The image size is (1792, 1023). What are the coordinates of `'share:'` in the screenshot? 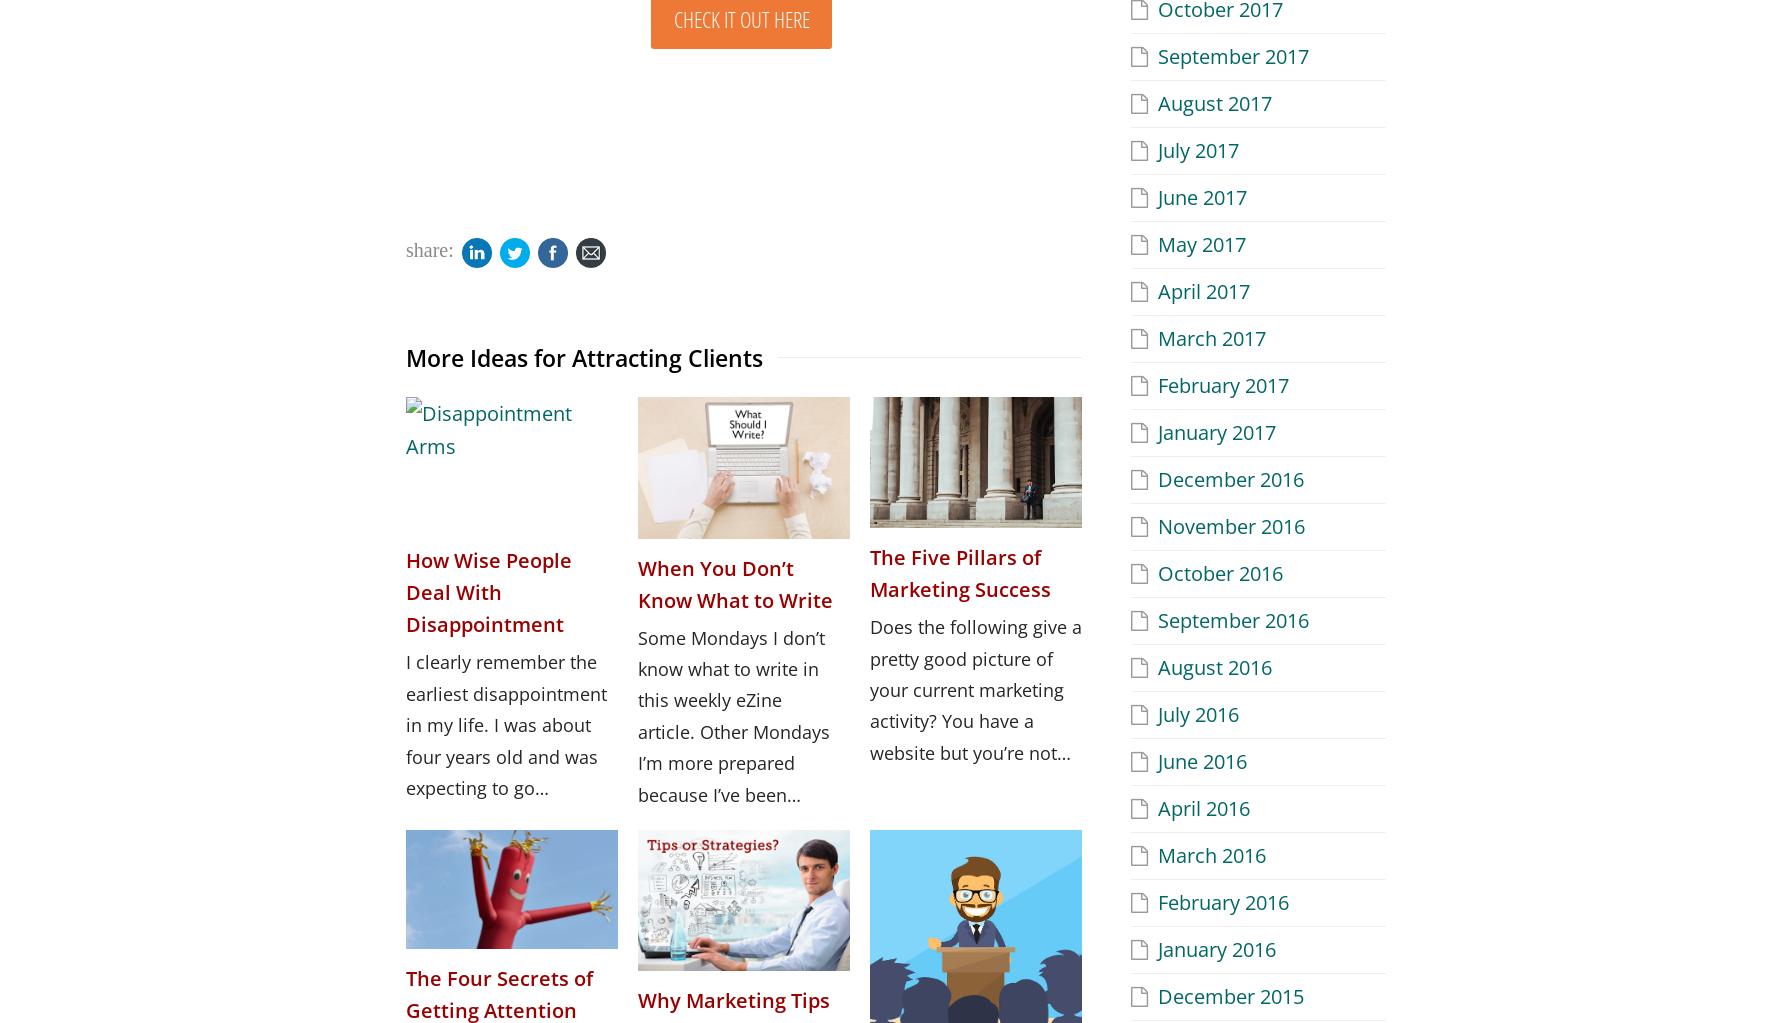 It's located at (429, 248).